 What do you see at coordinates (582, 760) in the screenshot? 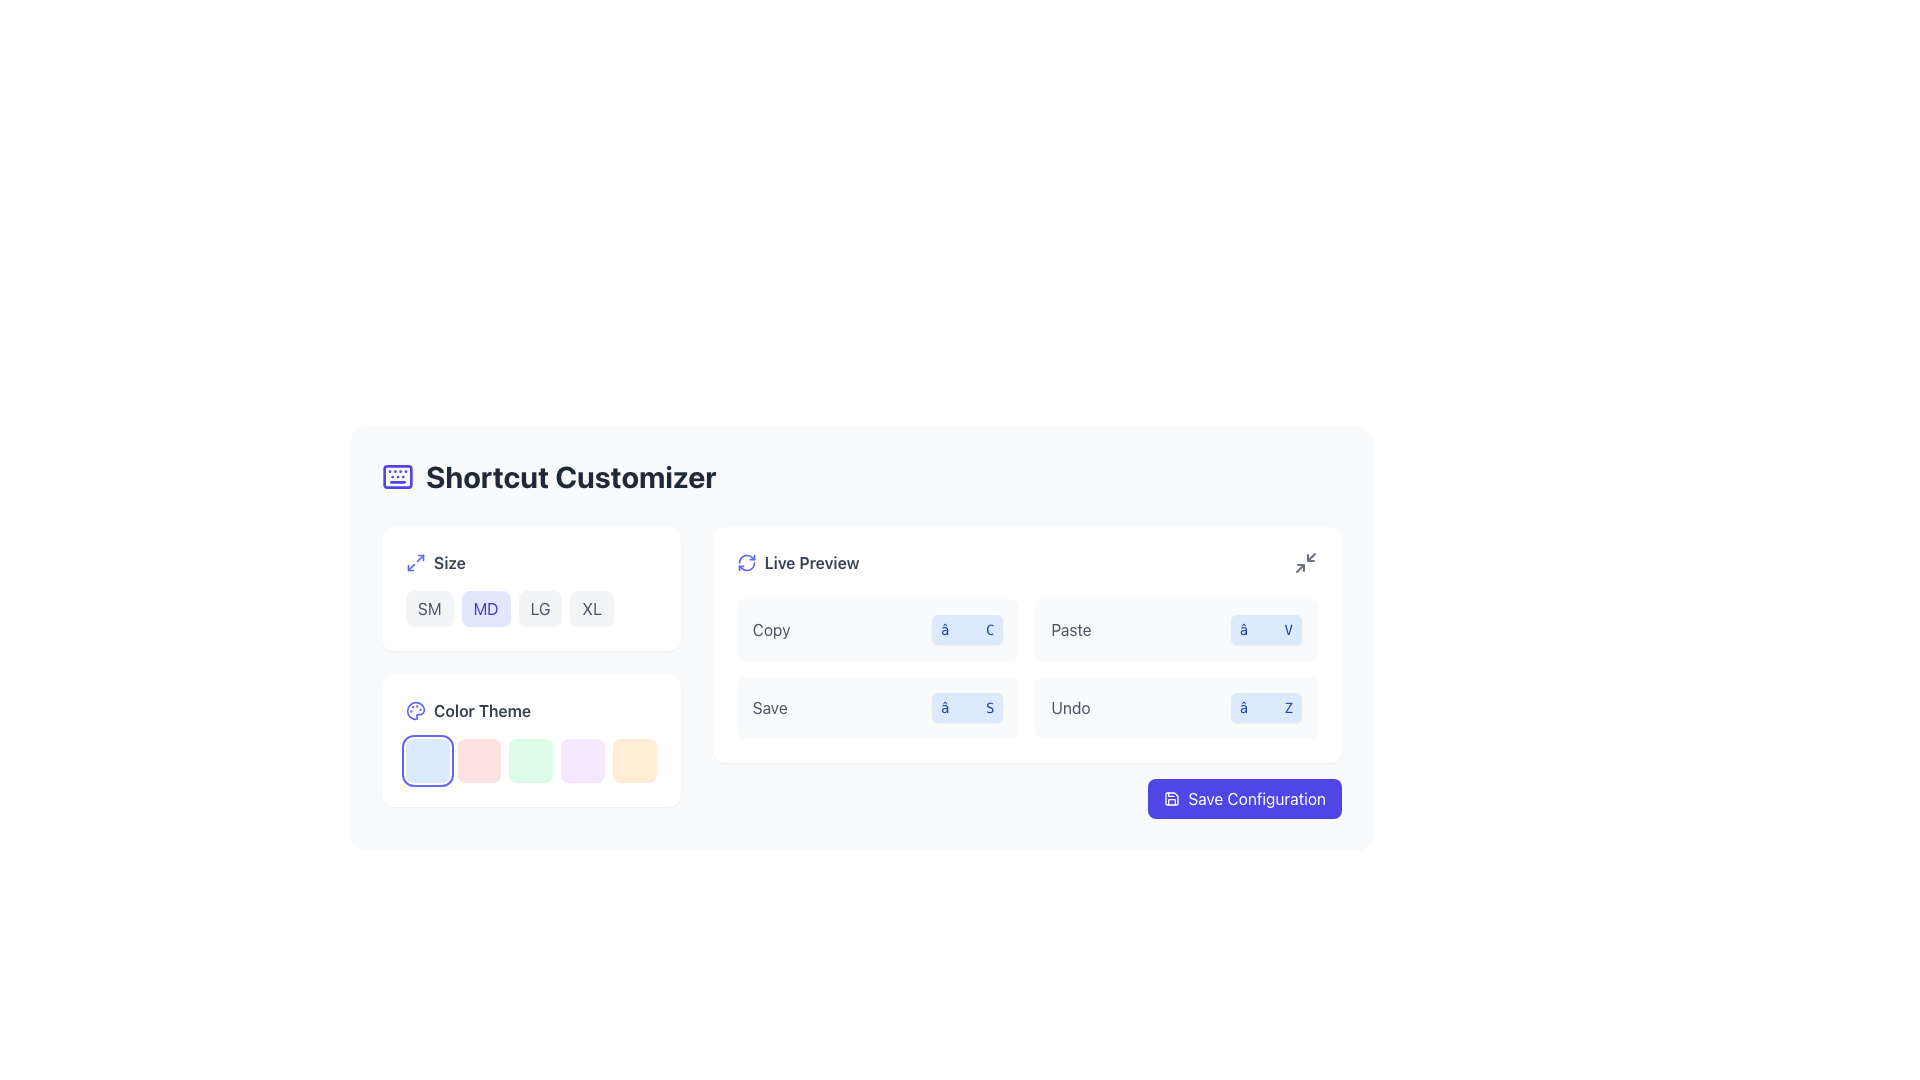
I see `the fourth button in the 5-column grid layout under the 'Color Theme' section` at bounding box center [582, 760].